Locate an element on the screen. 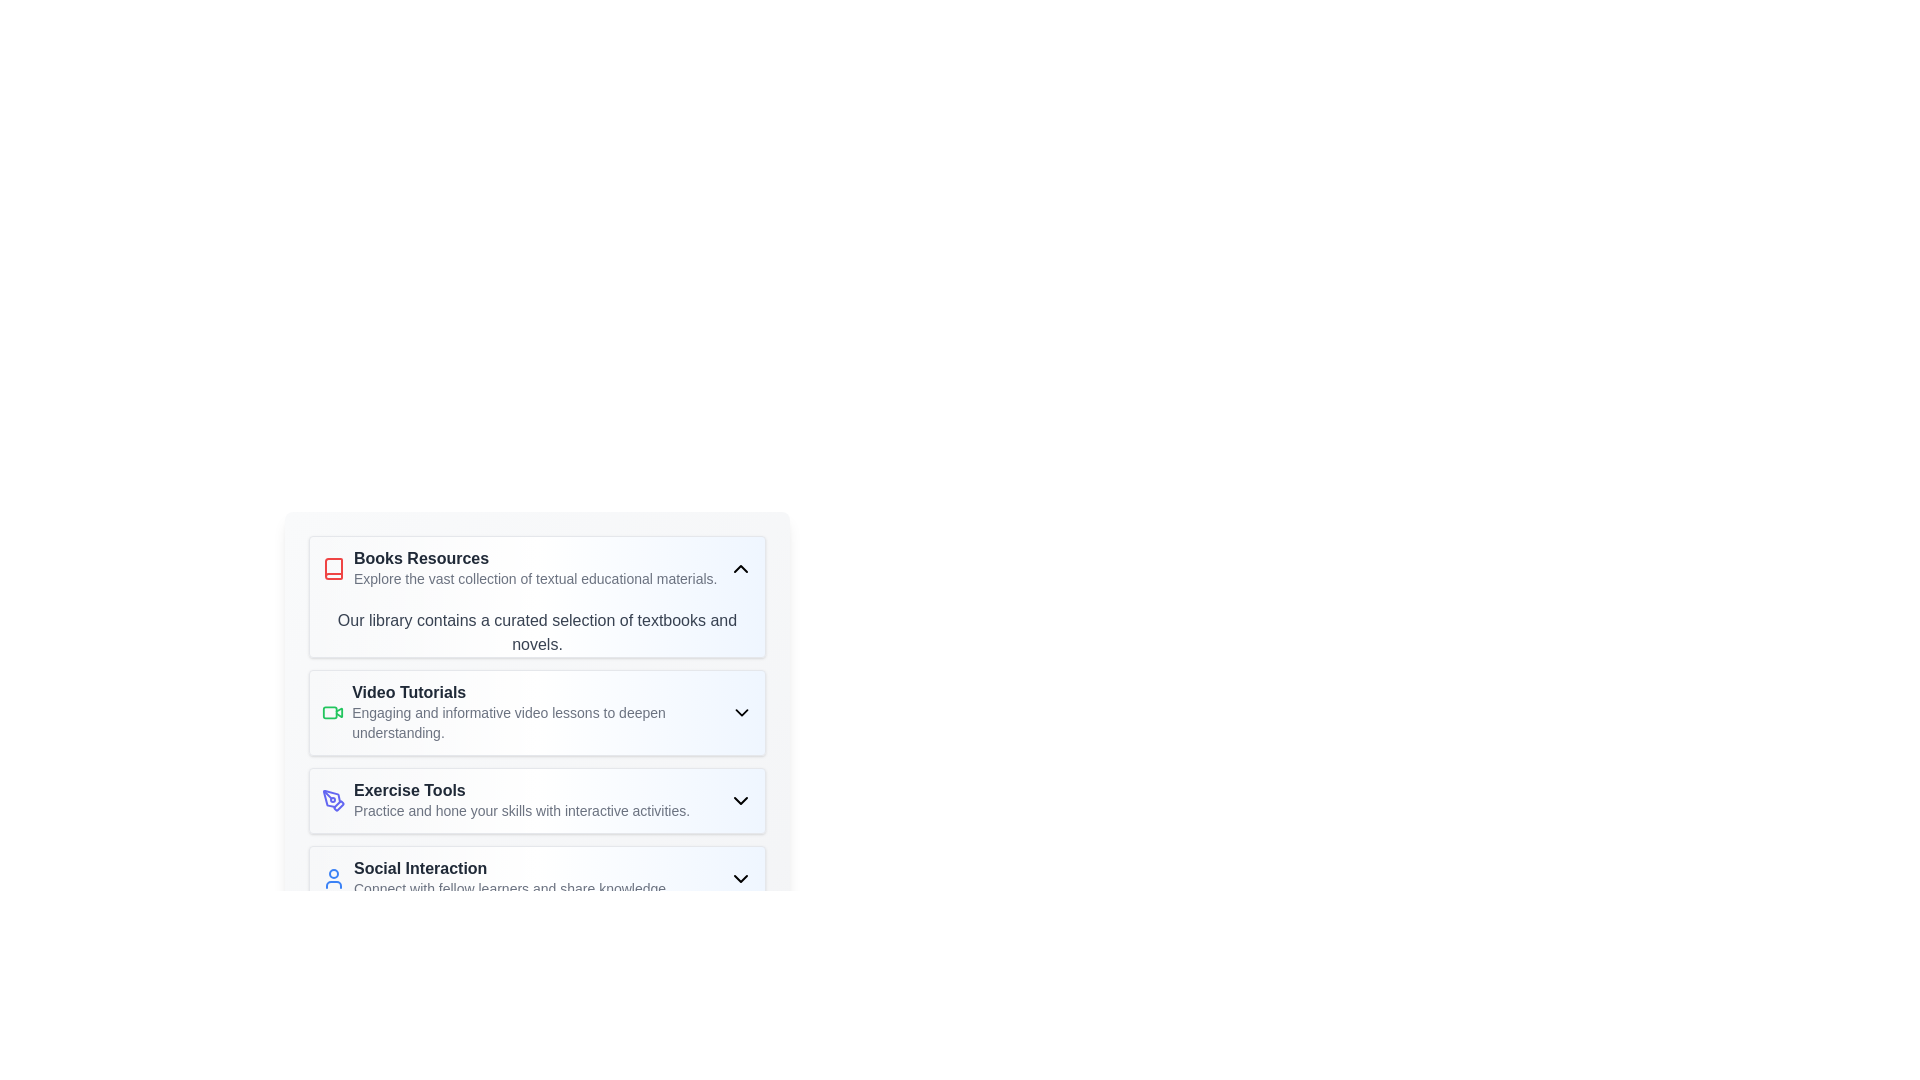 This screenshot has height=1080, width=1920. text description located below the title 'Social Interaction', which says: 'Connect with fellow learners and share knowledge.' is located at coordinates (512, 887).